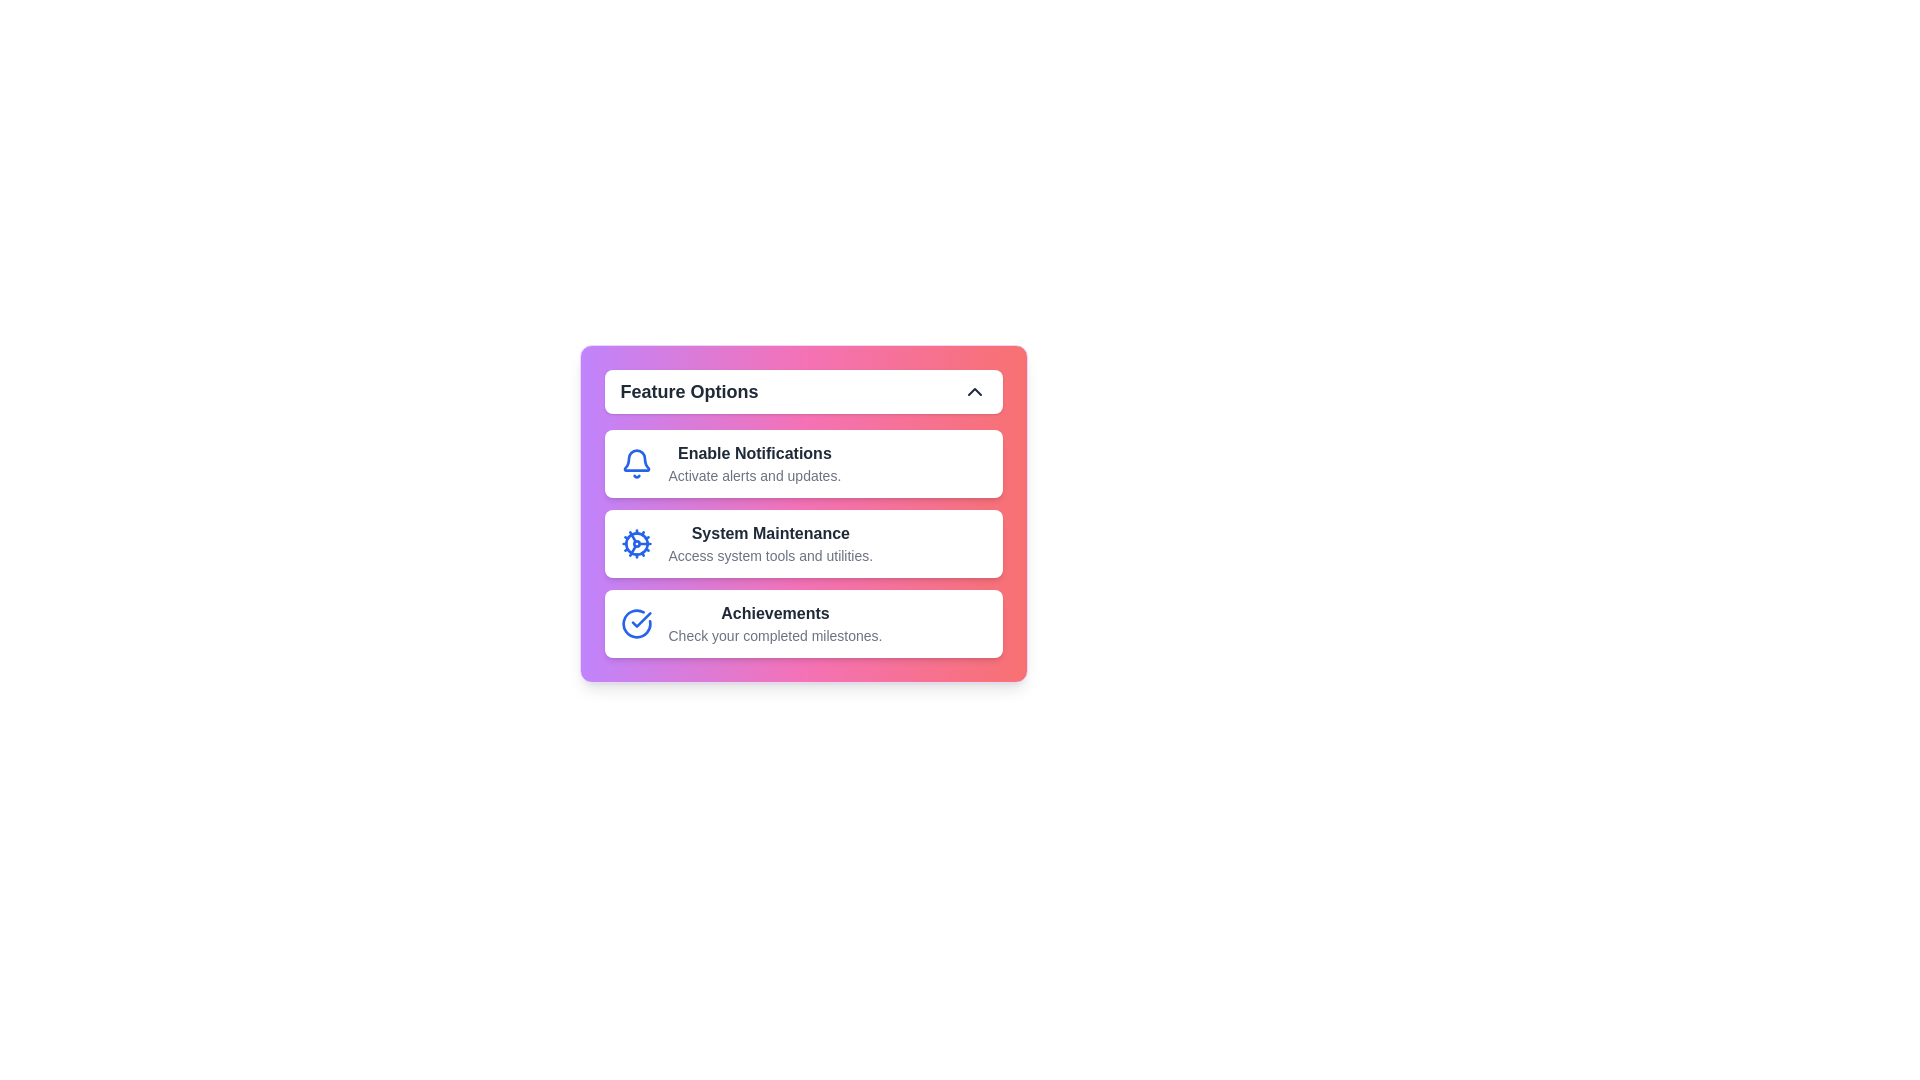 The image size is (1920, 1080). What do you see at coordinates (803, 543) in the screenshot?
I see `the feature item System Maintenance` at bounding box center [803, 543].